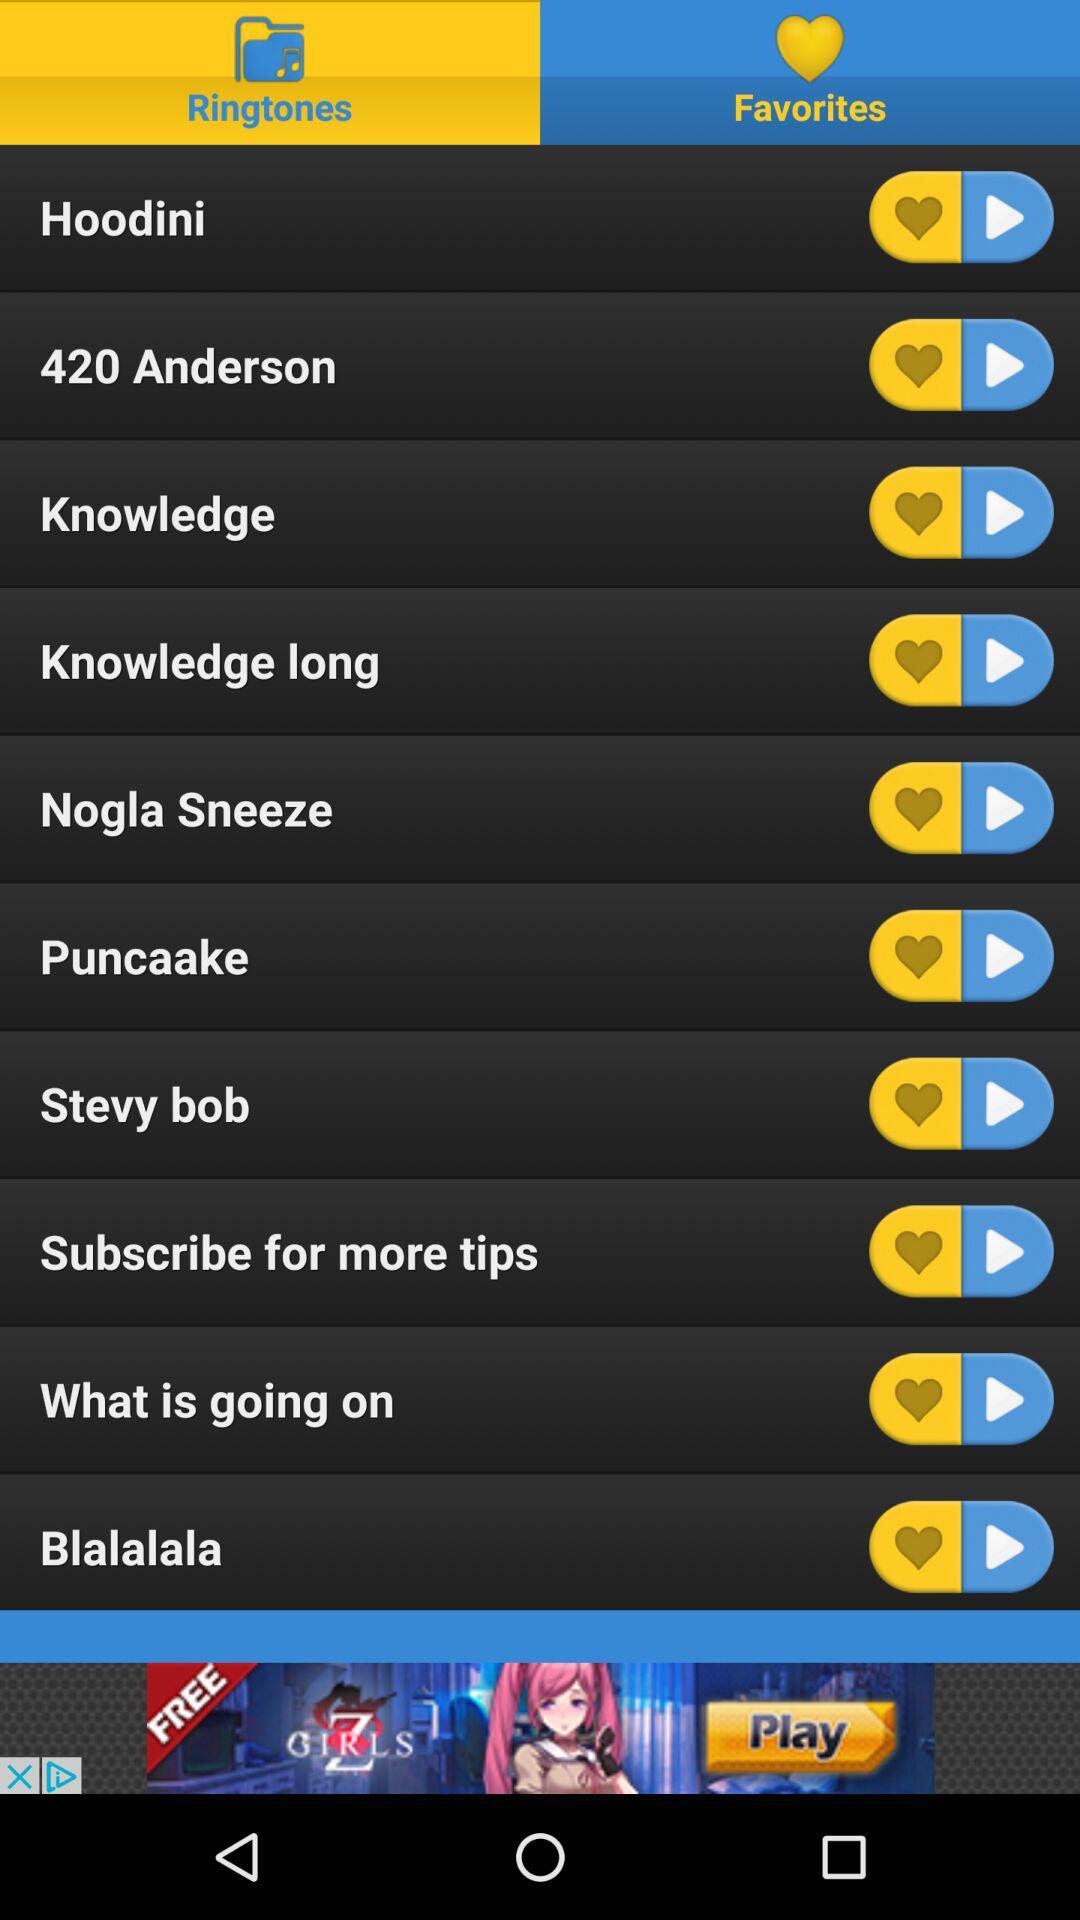 The width and height of the screenshot is (1080, 1920). What do you see at coordinates (1007, 1545) in the screenshot?
I see `ringtone` at bounding box center [1007, 1545].